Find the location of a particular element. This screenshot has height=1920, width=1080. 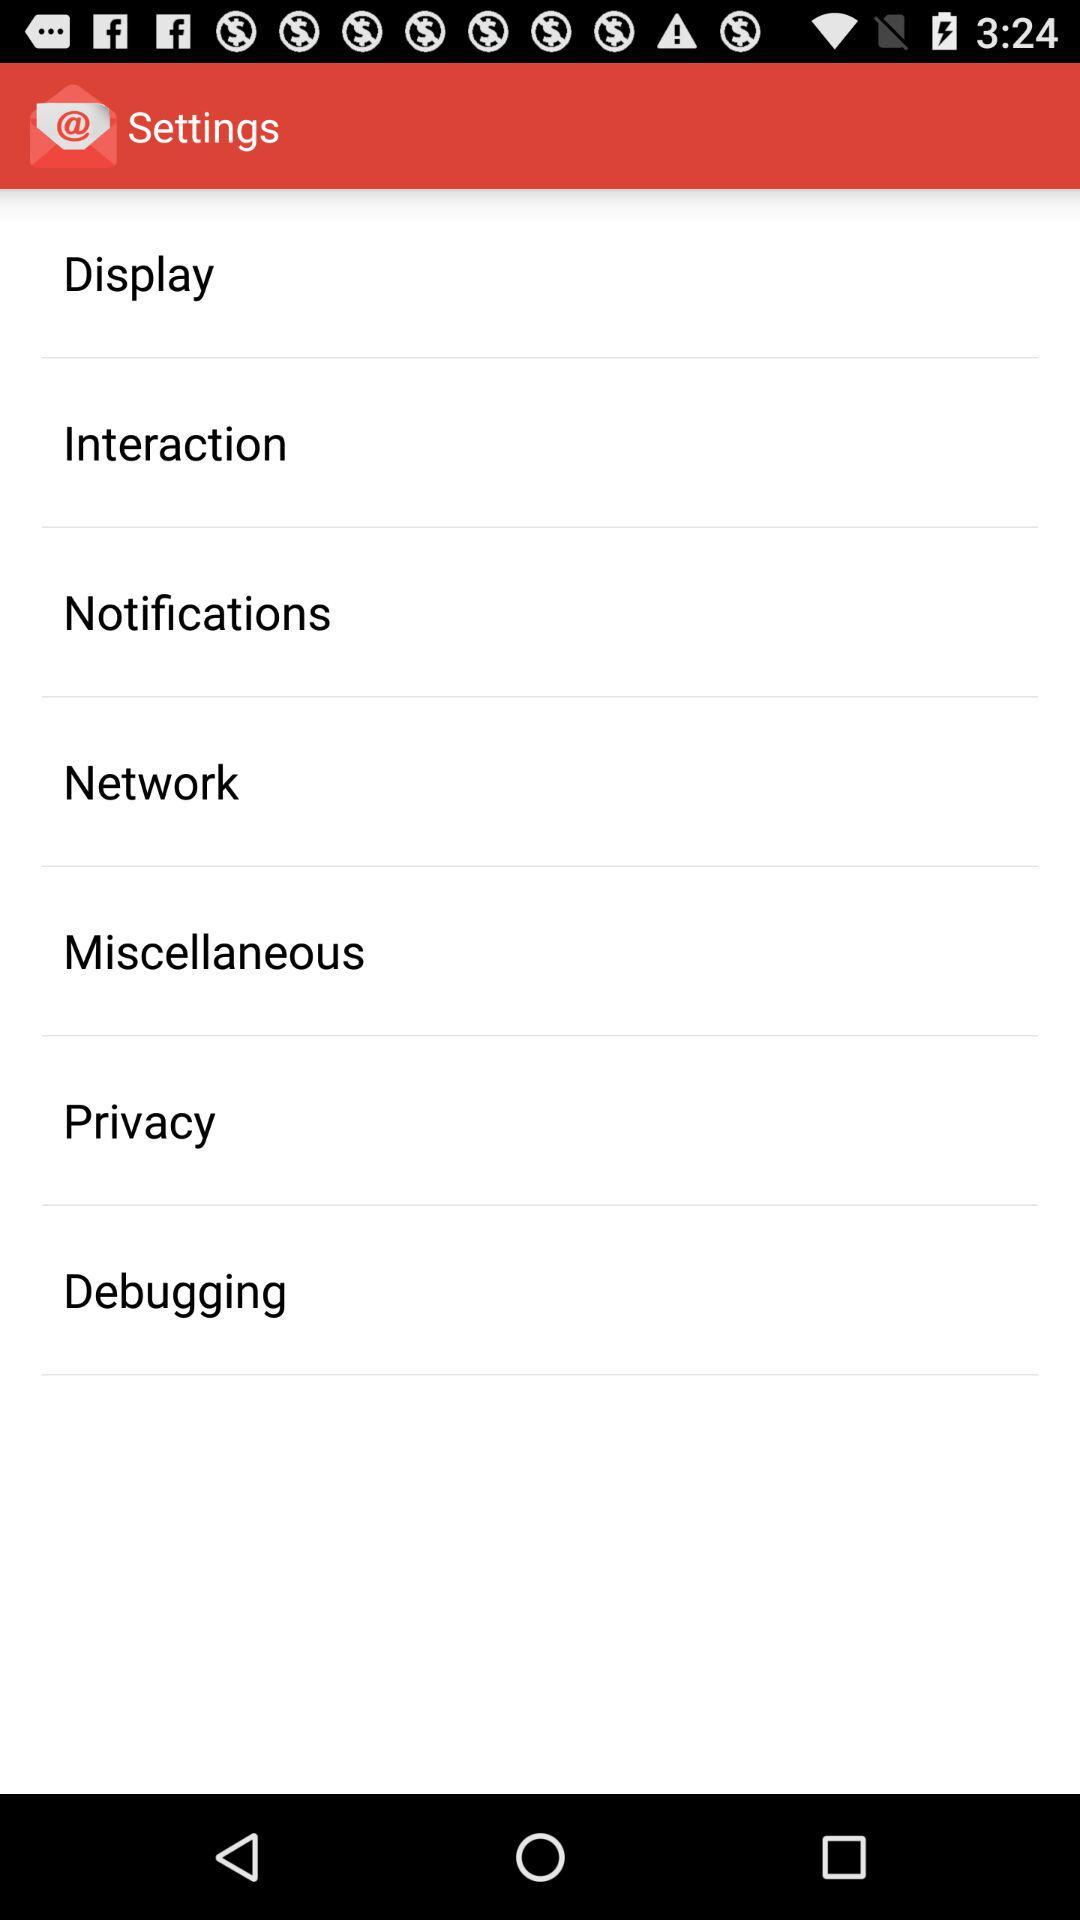

the privacy is located at coordinates (138, 1120).